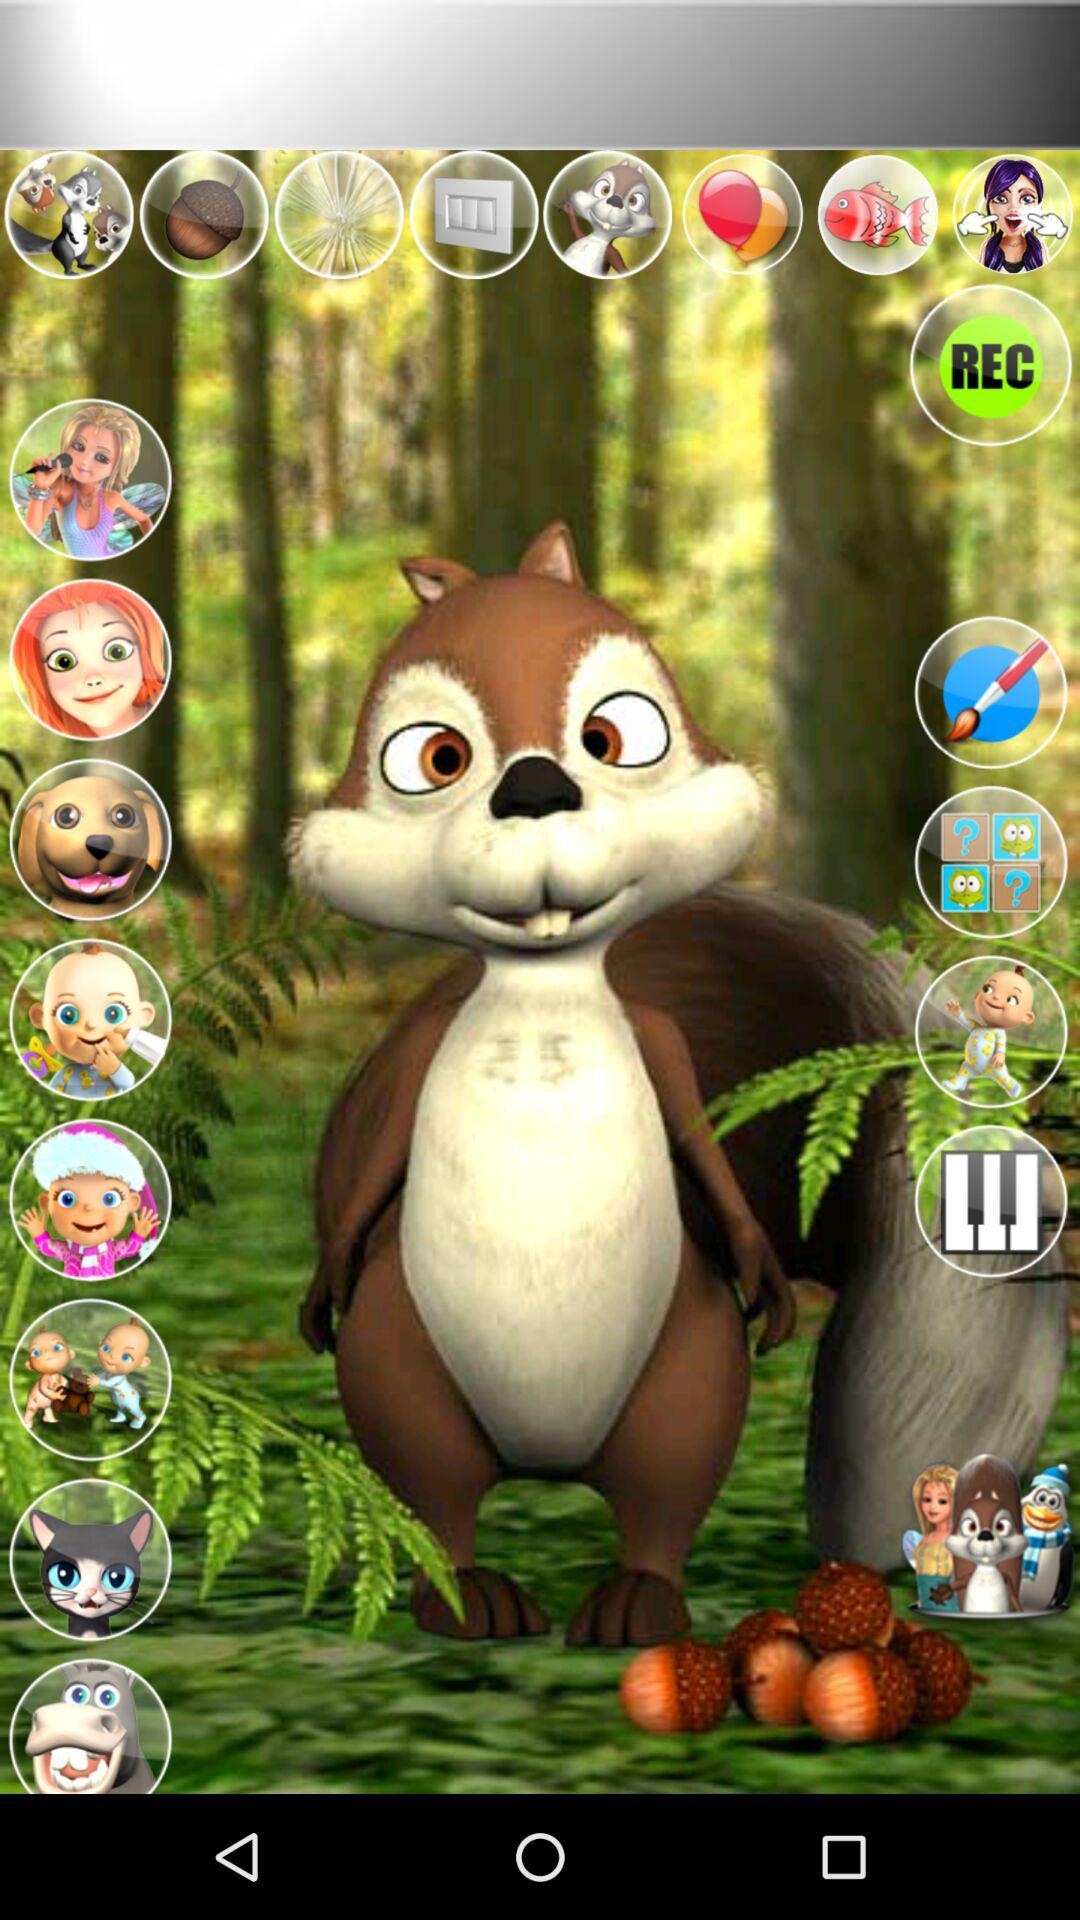  What do you see at coordinates (990, 1032) in the screenshot?
I see `switch to toddler` at bounding box center [990, 1032].